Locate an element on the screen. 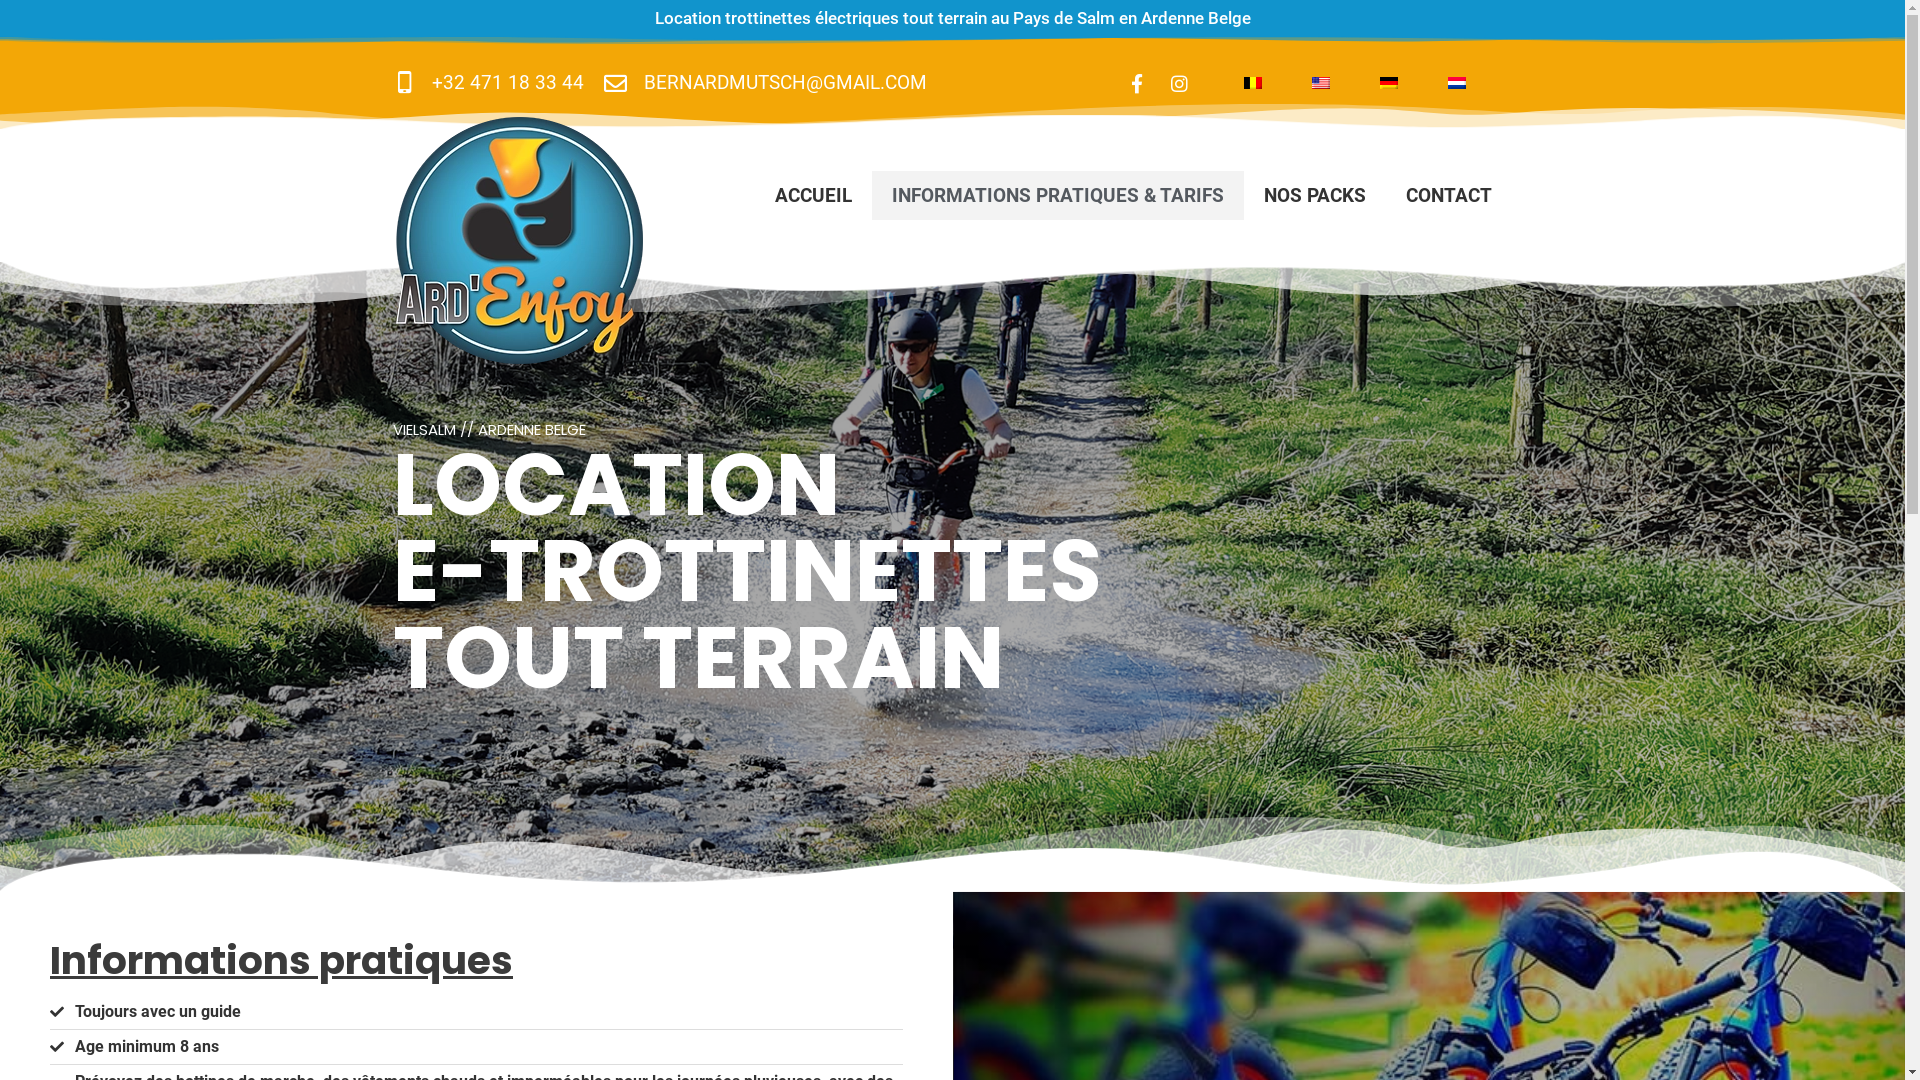 This screenshot has width=1920, height=1080. 'INFORMATIONS PRATIQUES & TARIFS' is located at coordinates (1056, 195).